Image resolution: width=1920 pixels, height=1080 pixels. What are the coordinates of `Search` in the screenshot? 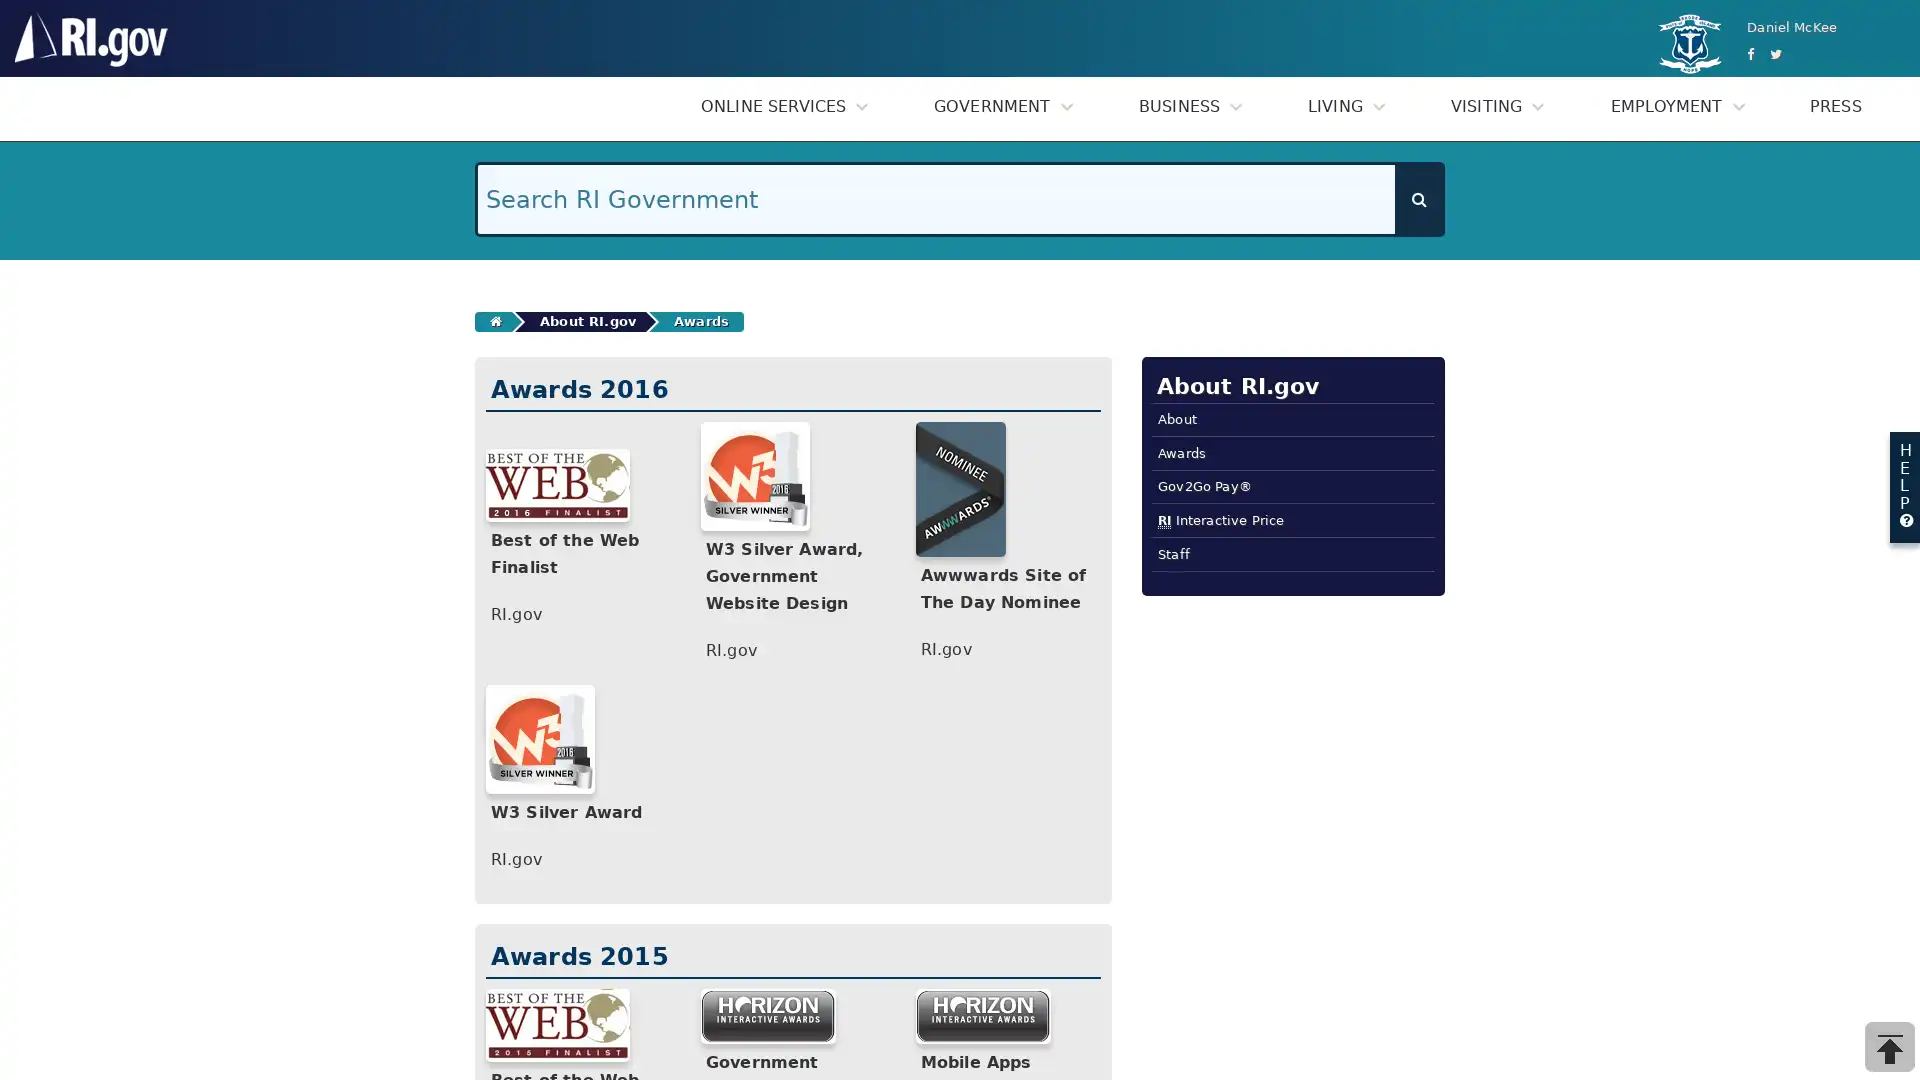 It's located at (1418, 199).